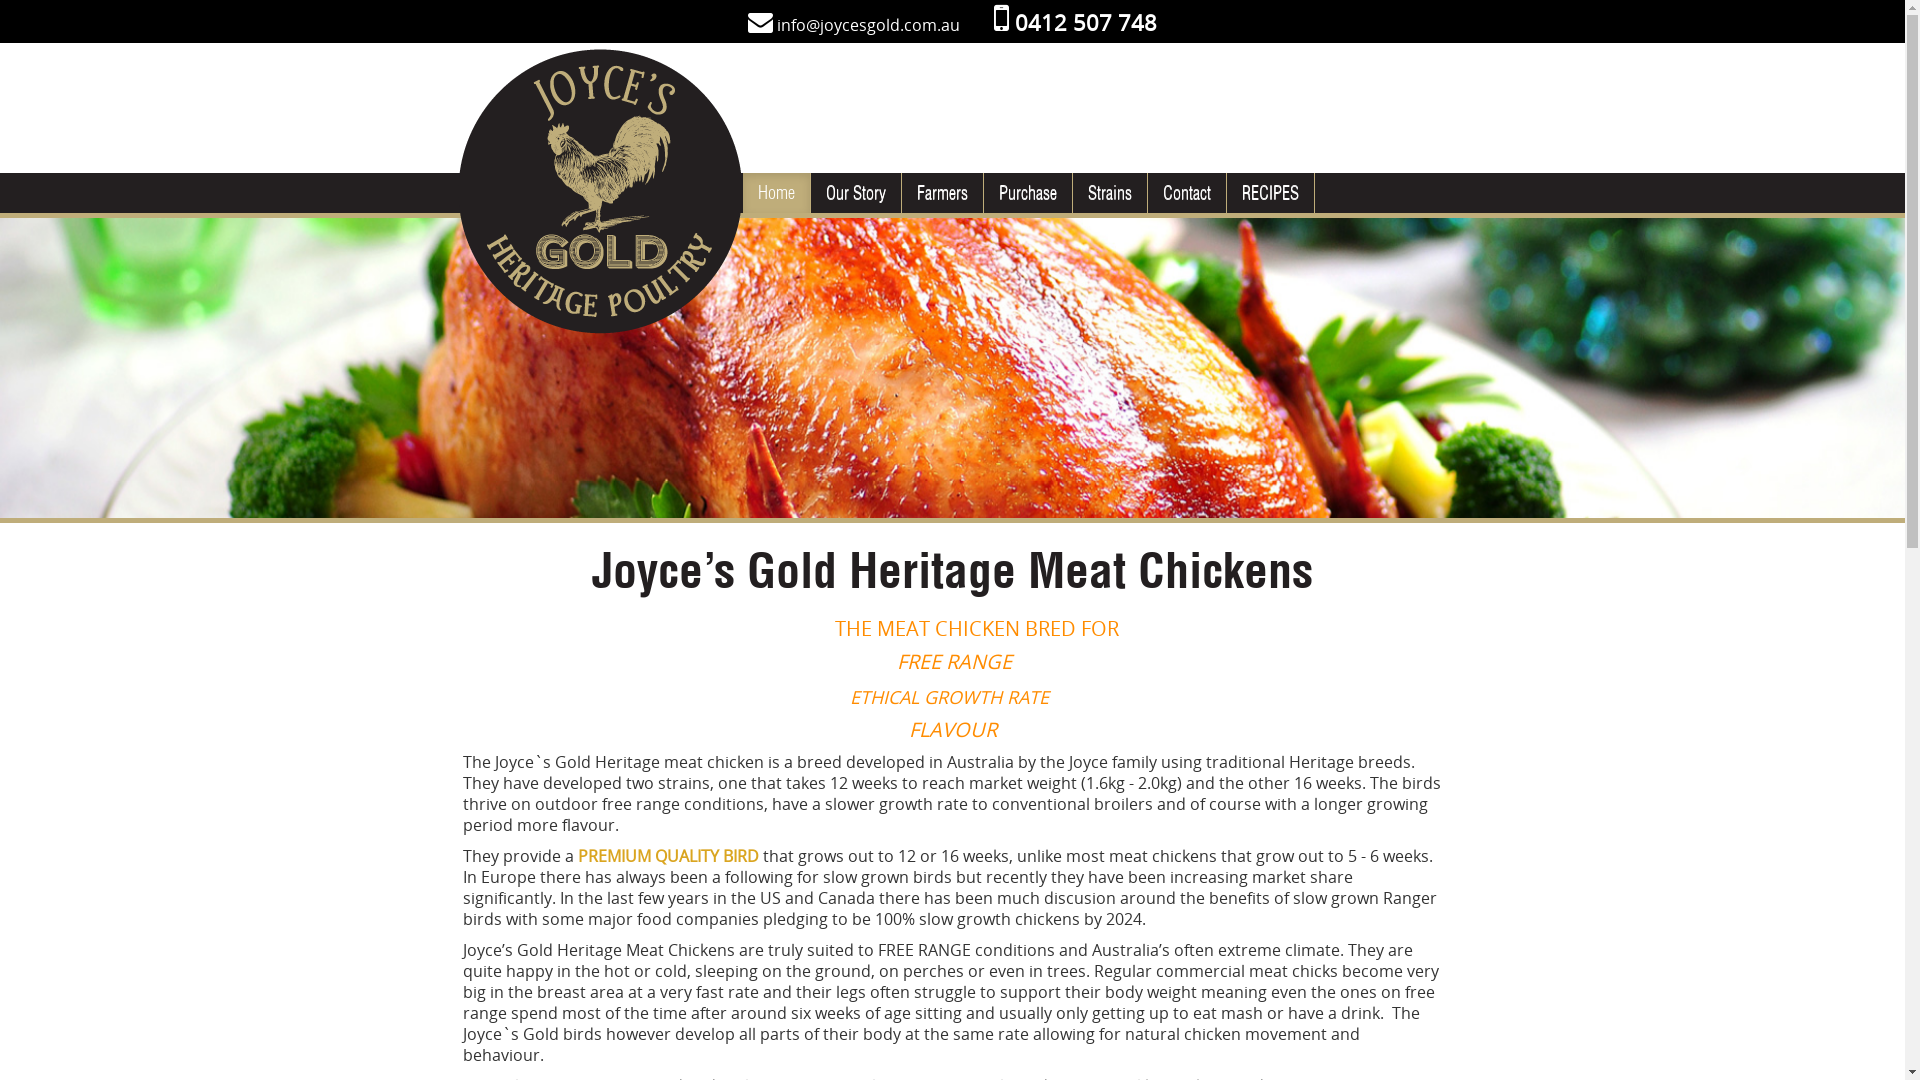 The image size is (1920, 1080). Describe the element at coordinates (1074, 22) in the screenshot. I see `' 0412 507 748'` at that location.